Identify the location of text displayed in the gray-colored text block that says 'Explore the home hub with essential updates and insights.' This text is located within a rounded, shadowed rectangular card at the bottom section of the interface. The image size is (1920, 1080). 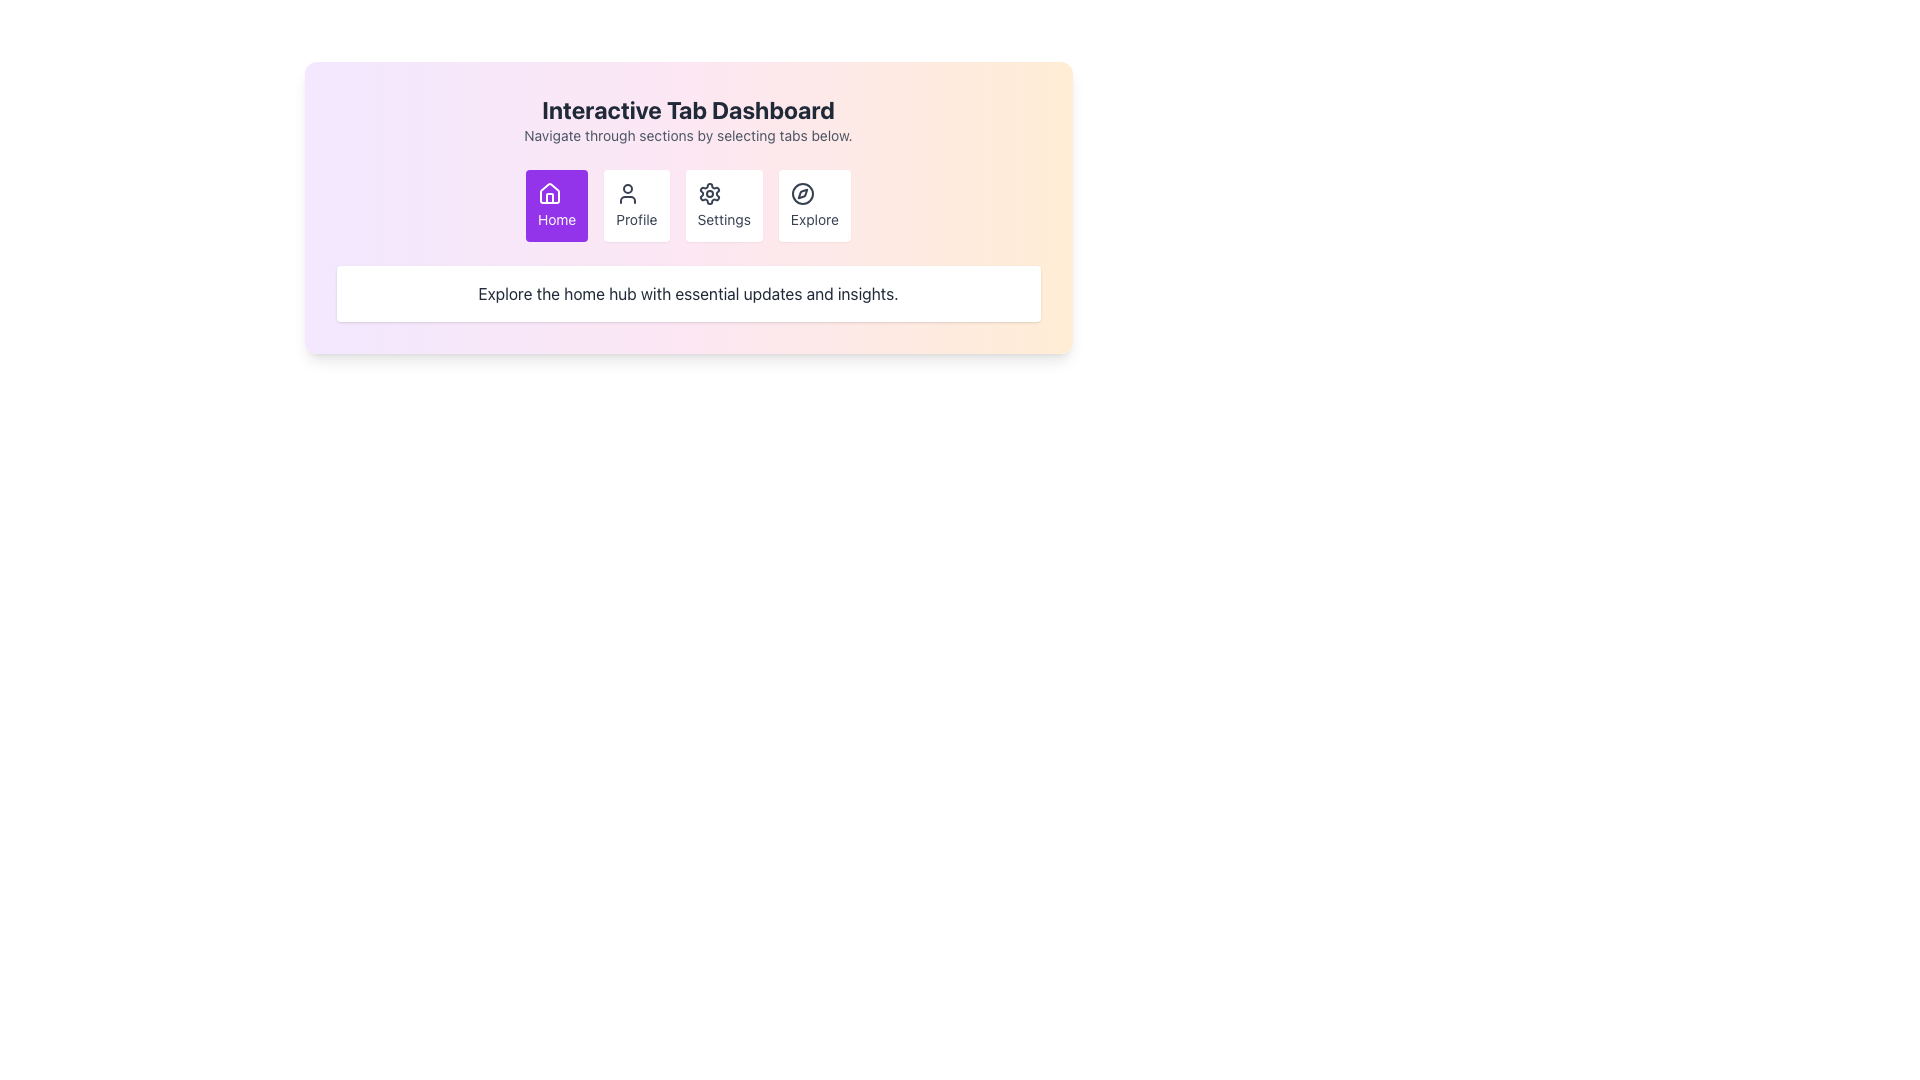
(688, 293).